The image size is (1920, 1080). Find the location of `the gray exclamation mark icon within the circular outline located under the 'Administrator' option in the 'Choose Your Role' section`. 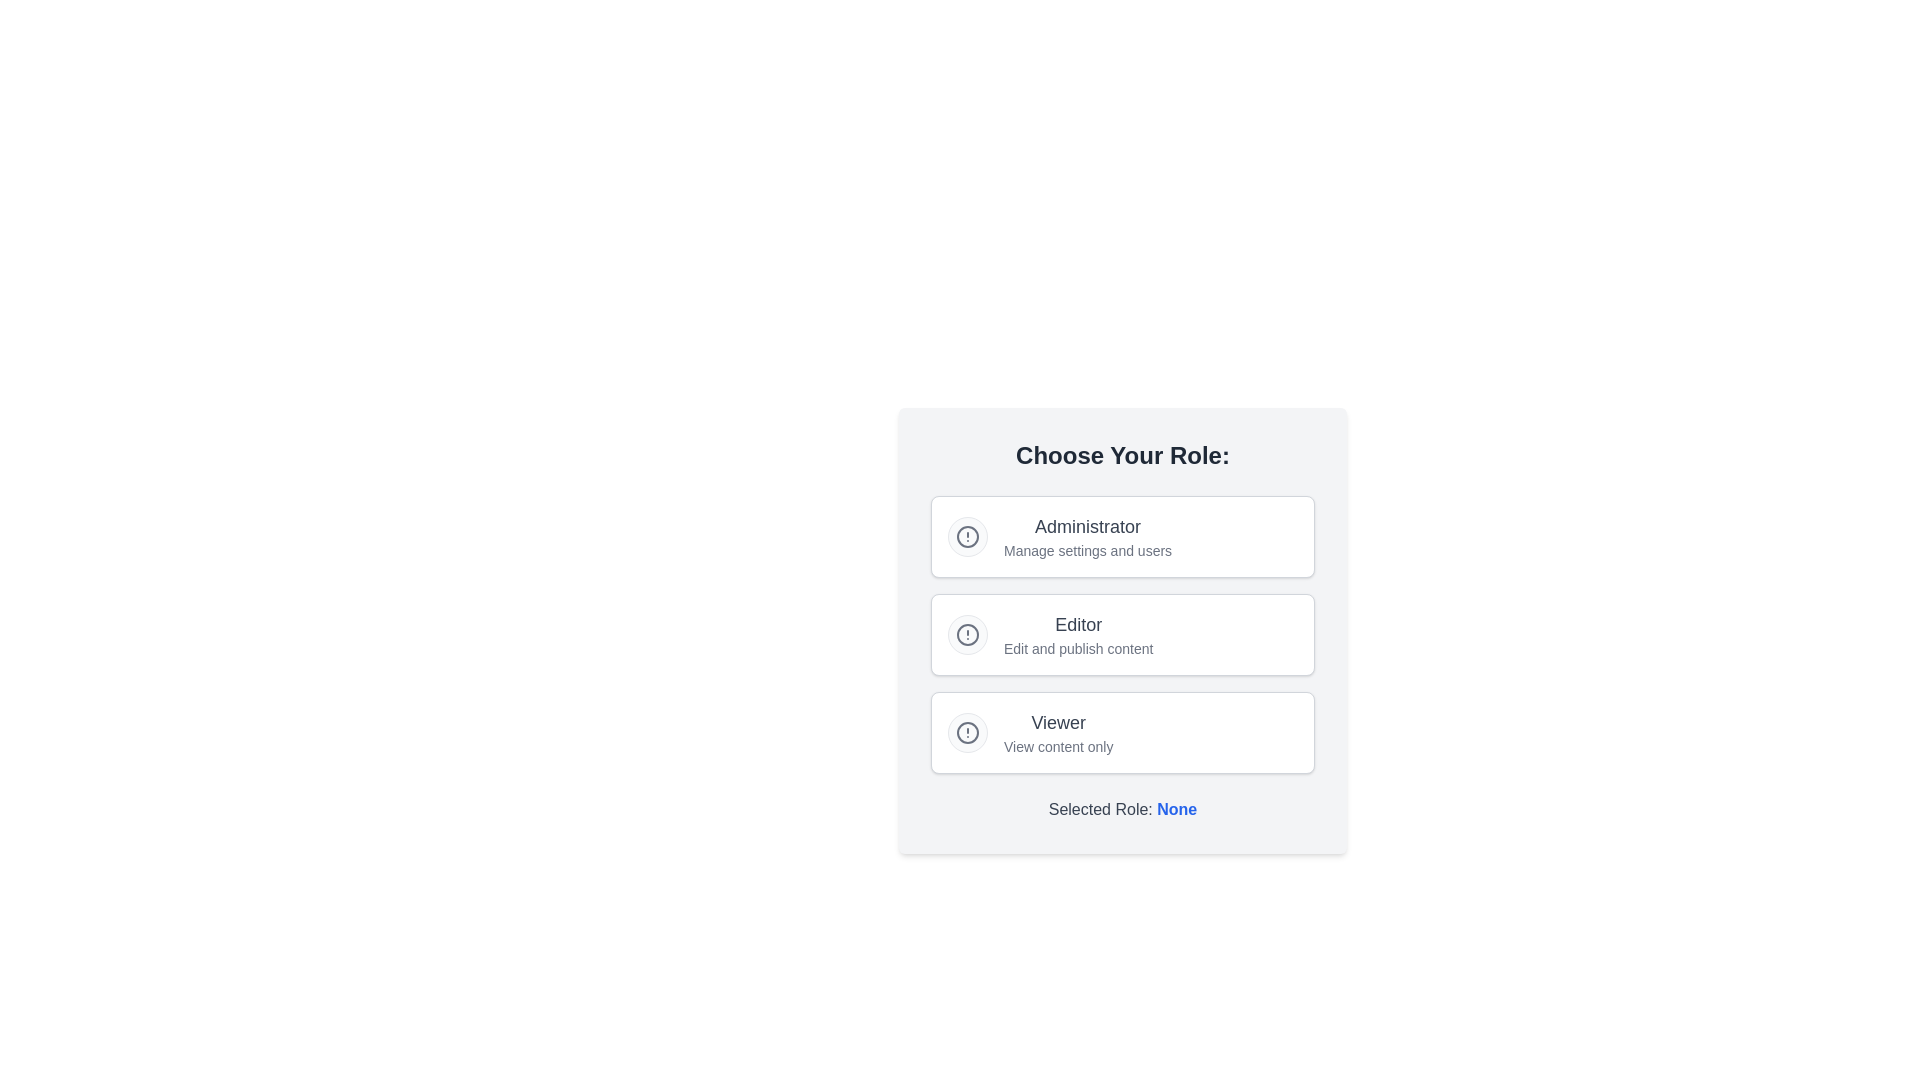

the gray exclamation mark icon within the circular outline located under the 'Administrator' option in the 'Choose Your Role' section is located at coordinates (968, 535).